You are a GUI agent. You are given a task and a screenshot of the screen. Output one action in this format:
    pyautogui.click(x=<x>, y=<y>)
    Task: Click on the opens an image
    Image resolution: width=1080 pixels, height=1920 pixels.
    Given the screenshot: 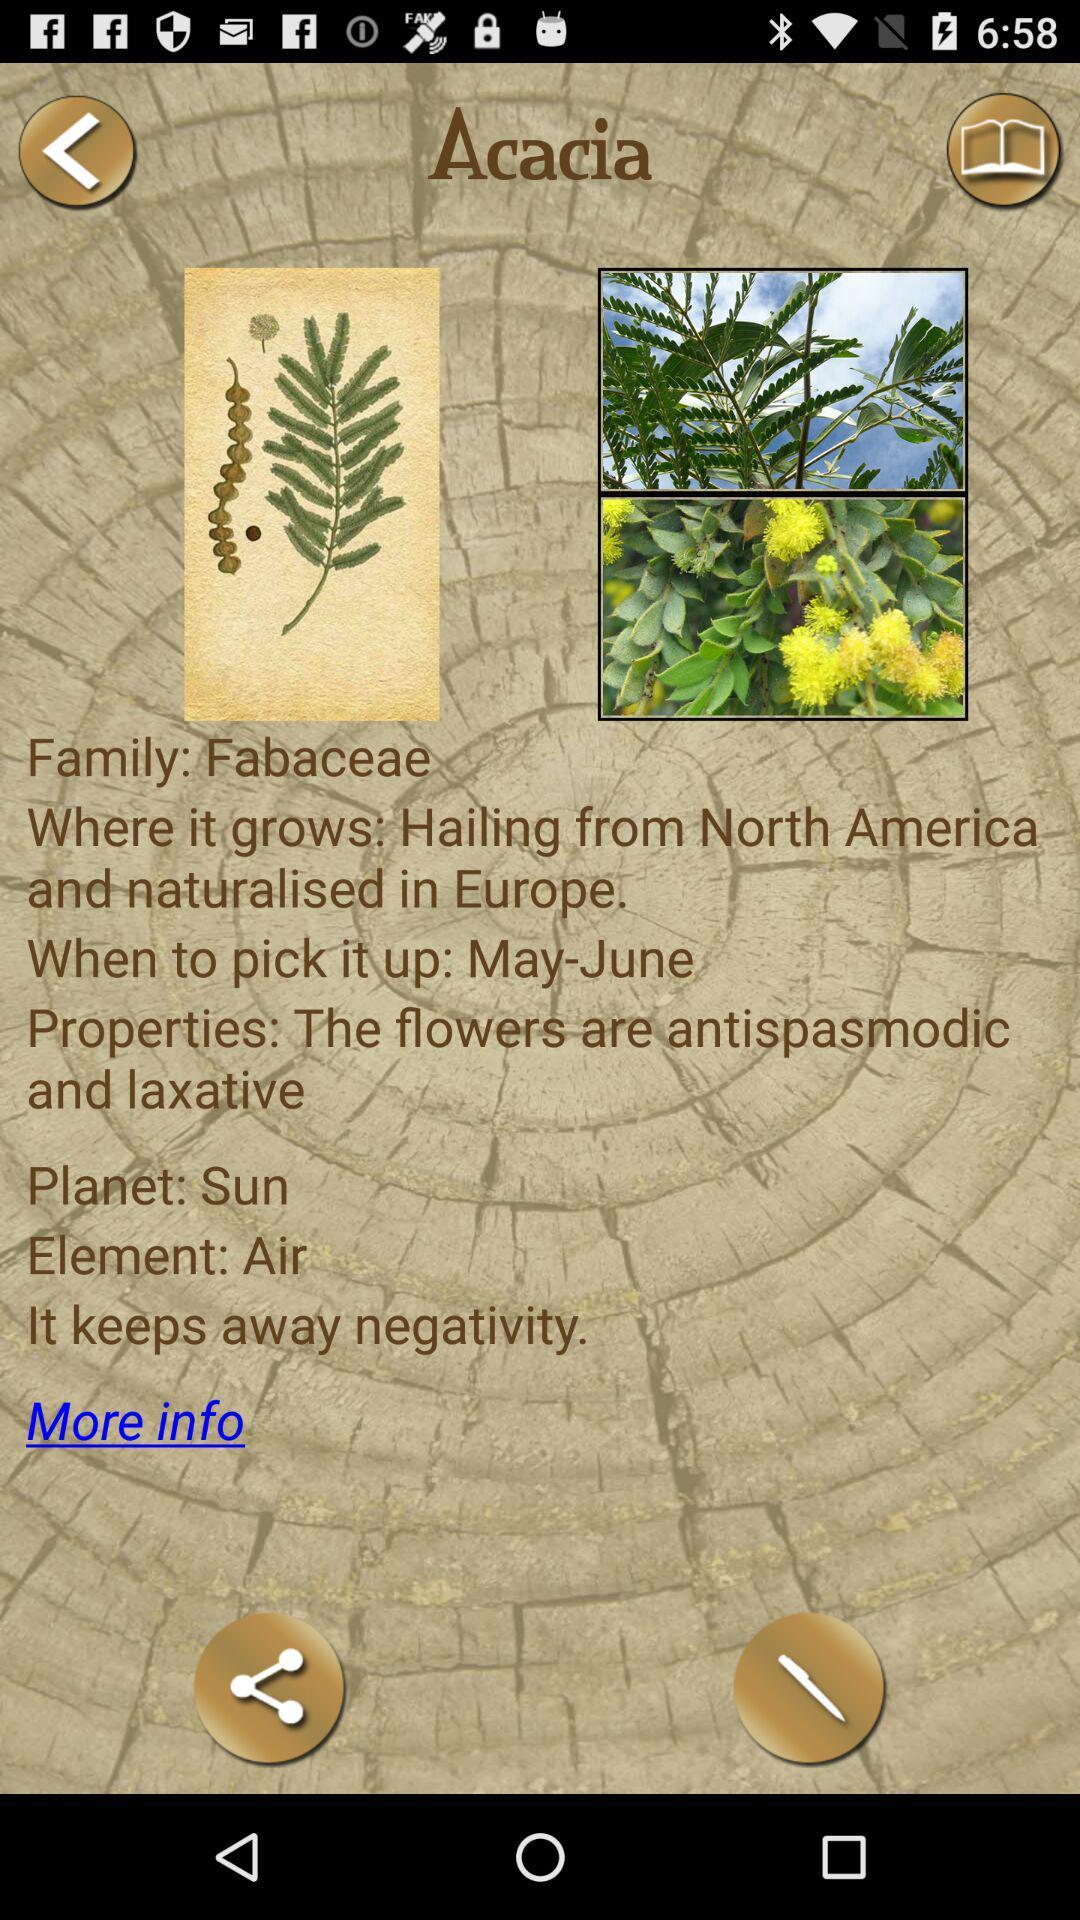 What is the action you would take?
    pyautogui.click(x=312, y=494)
    